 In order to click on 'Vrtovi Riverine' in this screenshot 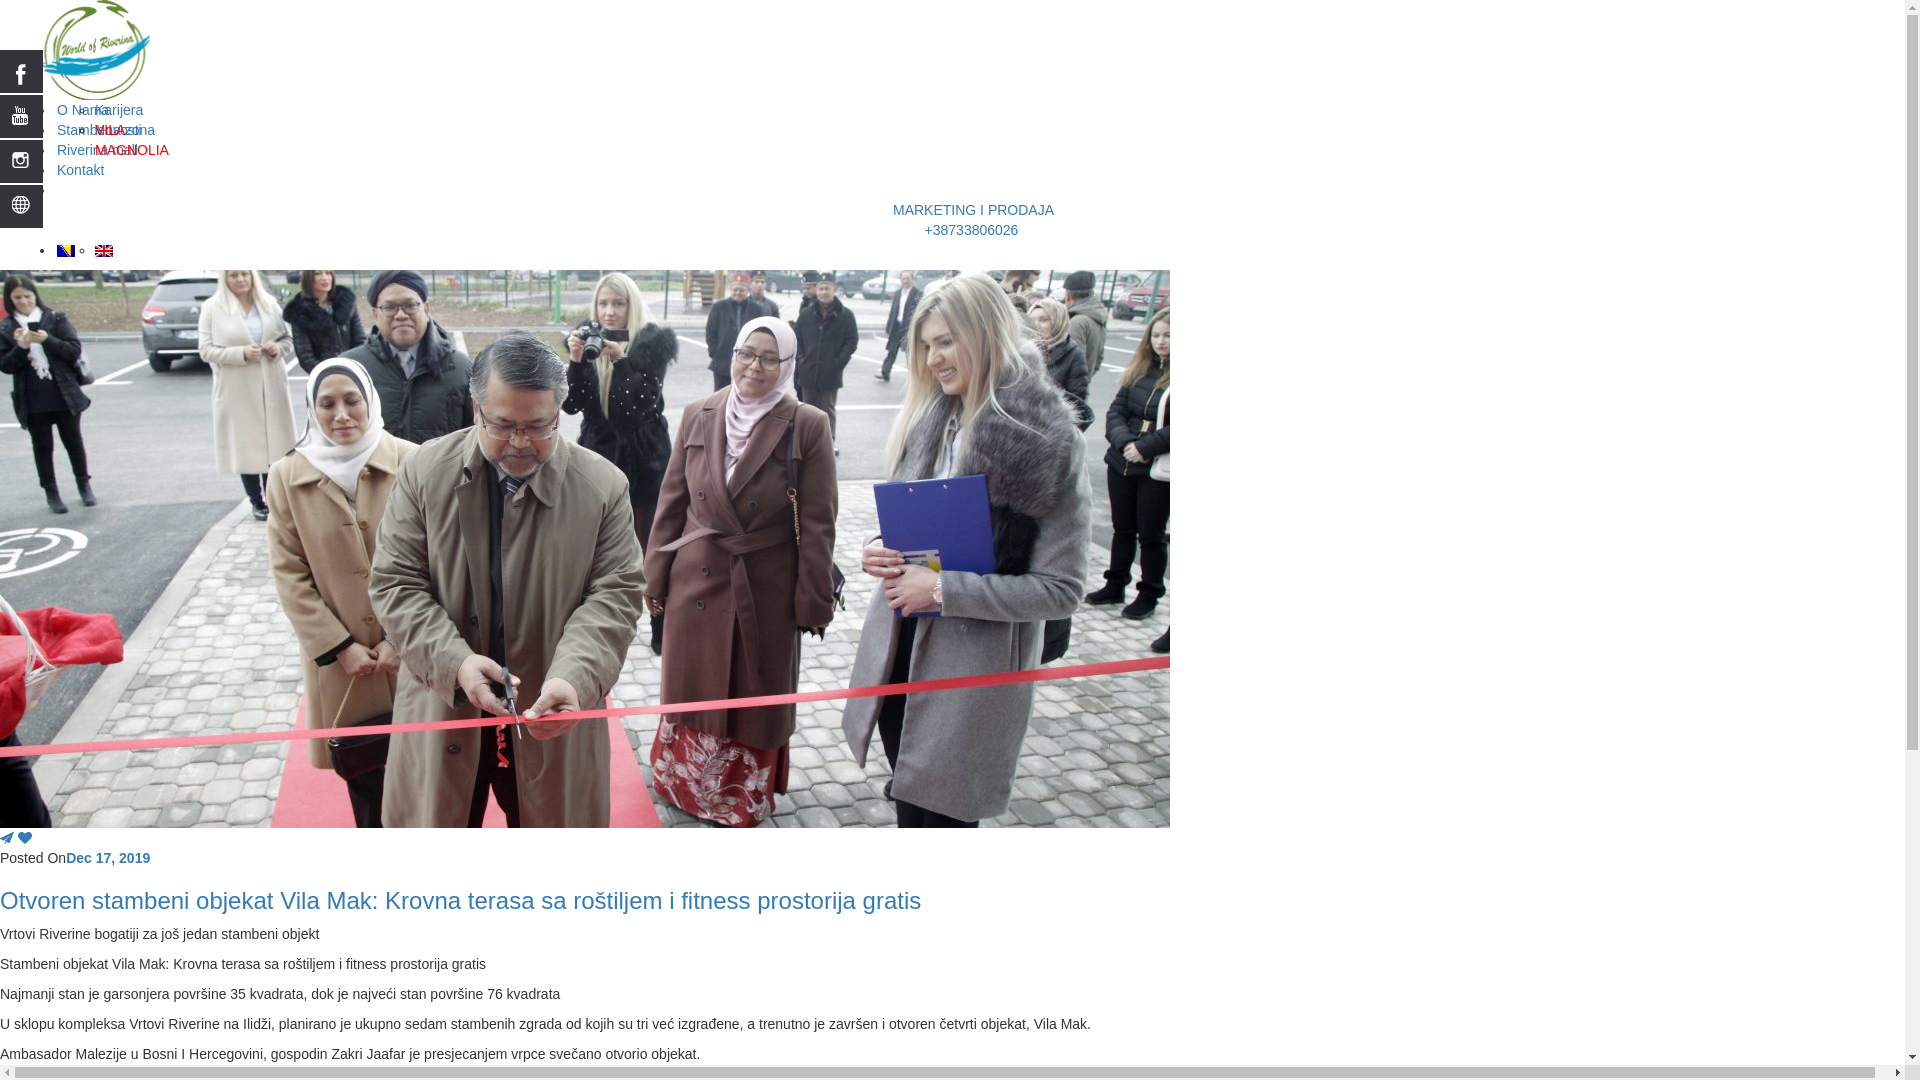, I will do `click(95, 49)`.